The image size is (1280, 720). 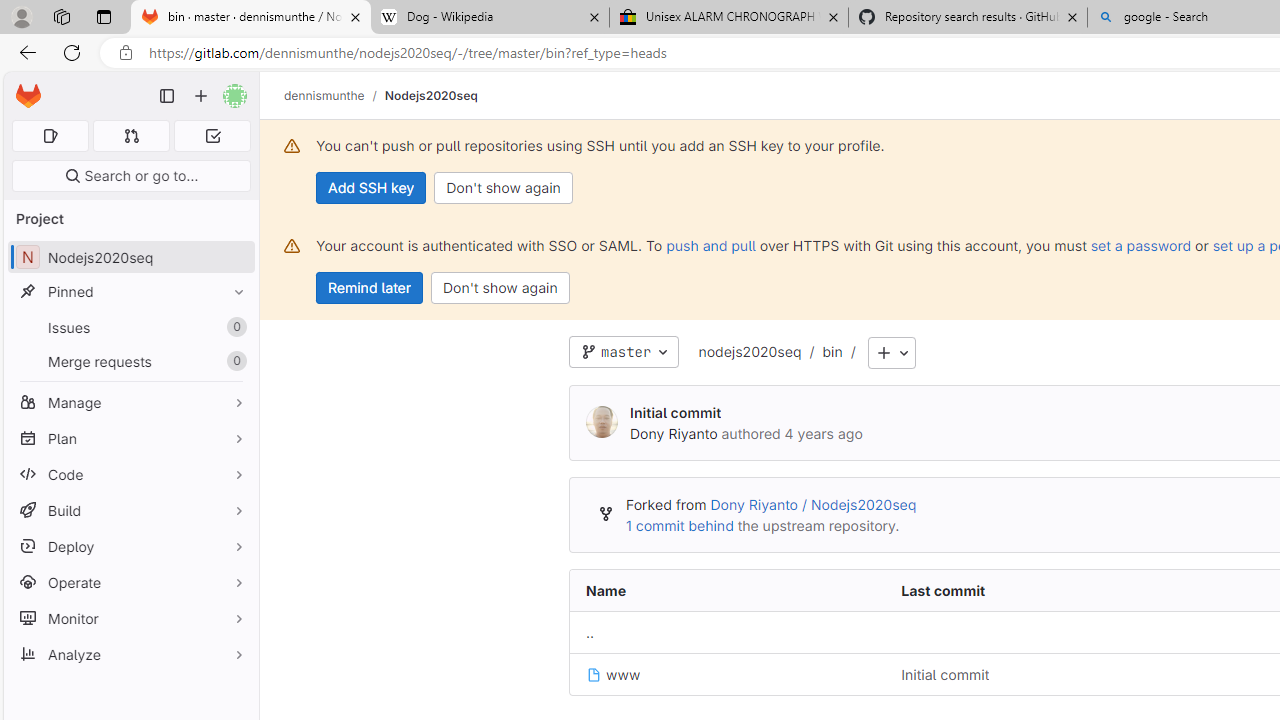 I want to click on 'Build', so click(x=130, y=509).